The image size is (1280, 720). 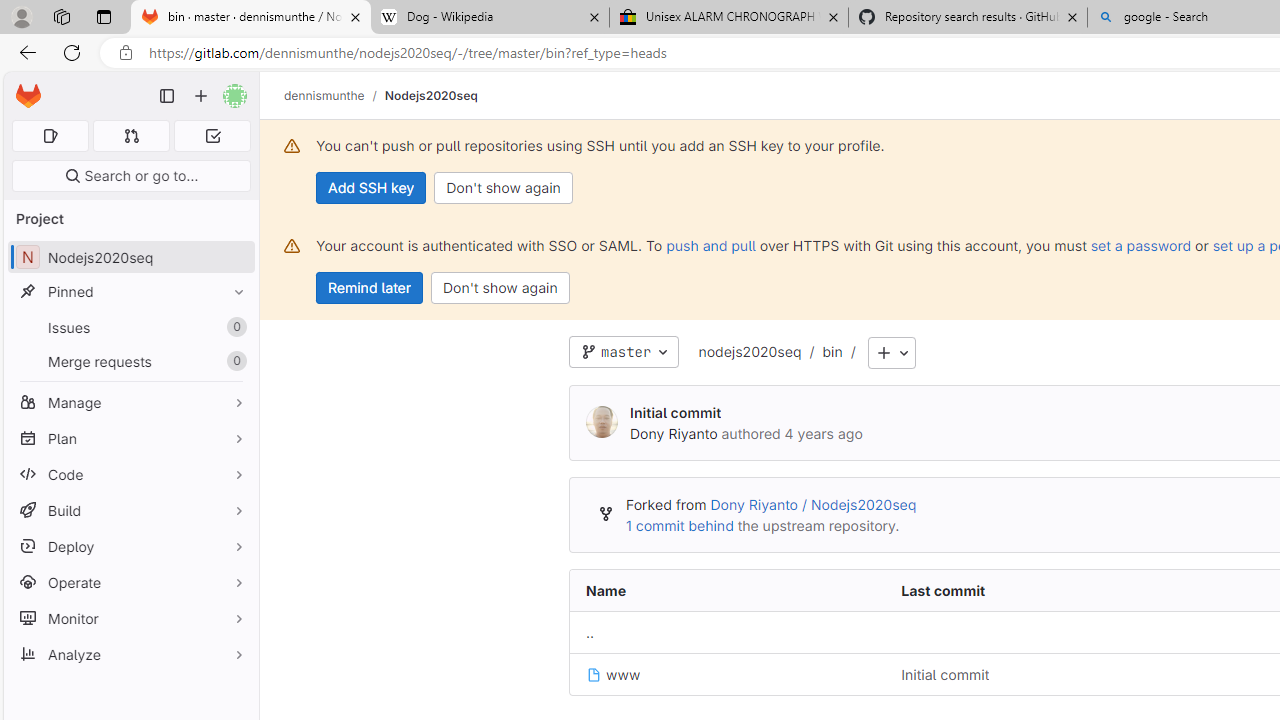 I want to click on 'Build', so click(x=130, y=509).